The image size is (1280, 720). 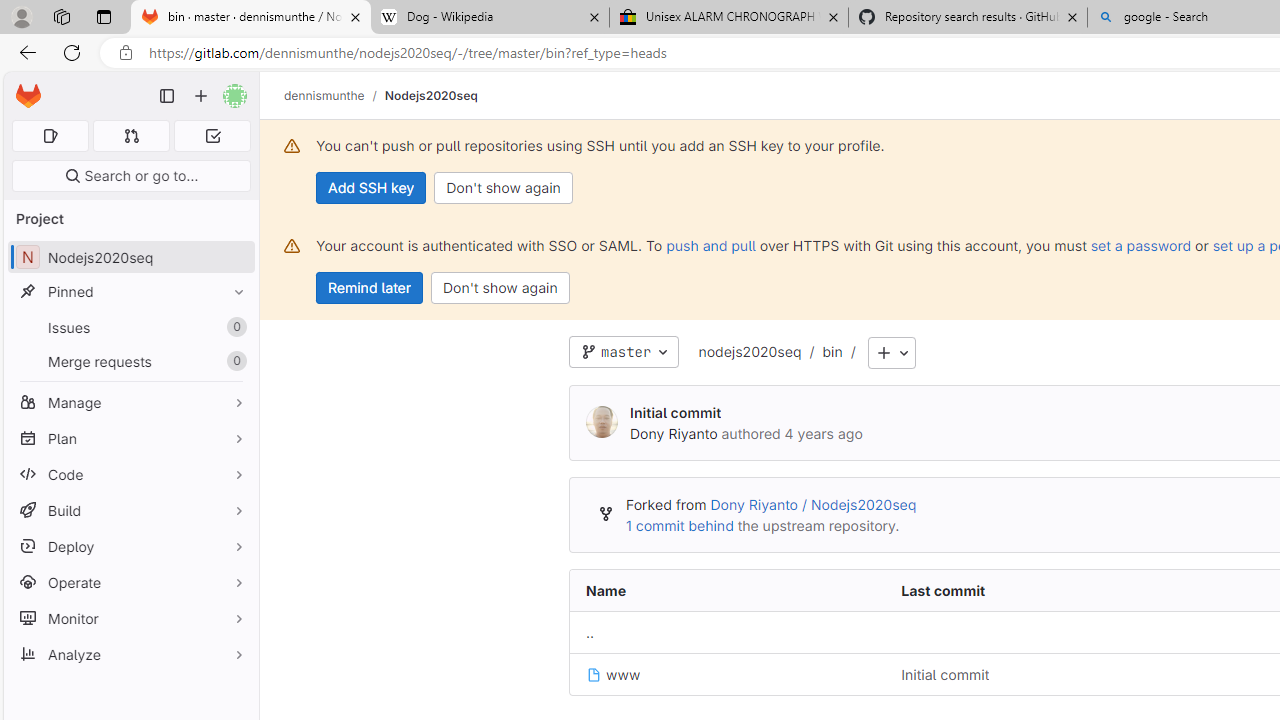 I want to click on 'Build', so click(x=130, y=509).